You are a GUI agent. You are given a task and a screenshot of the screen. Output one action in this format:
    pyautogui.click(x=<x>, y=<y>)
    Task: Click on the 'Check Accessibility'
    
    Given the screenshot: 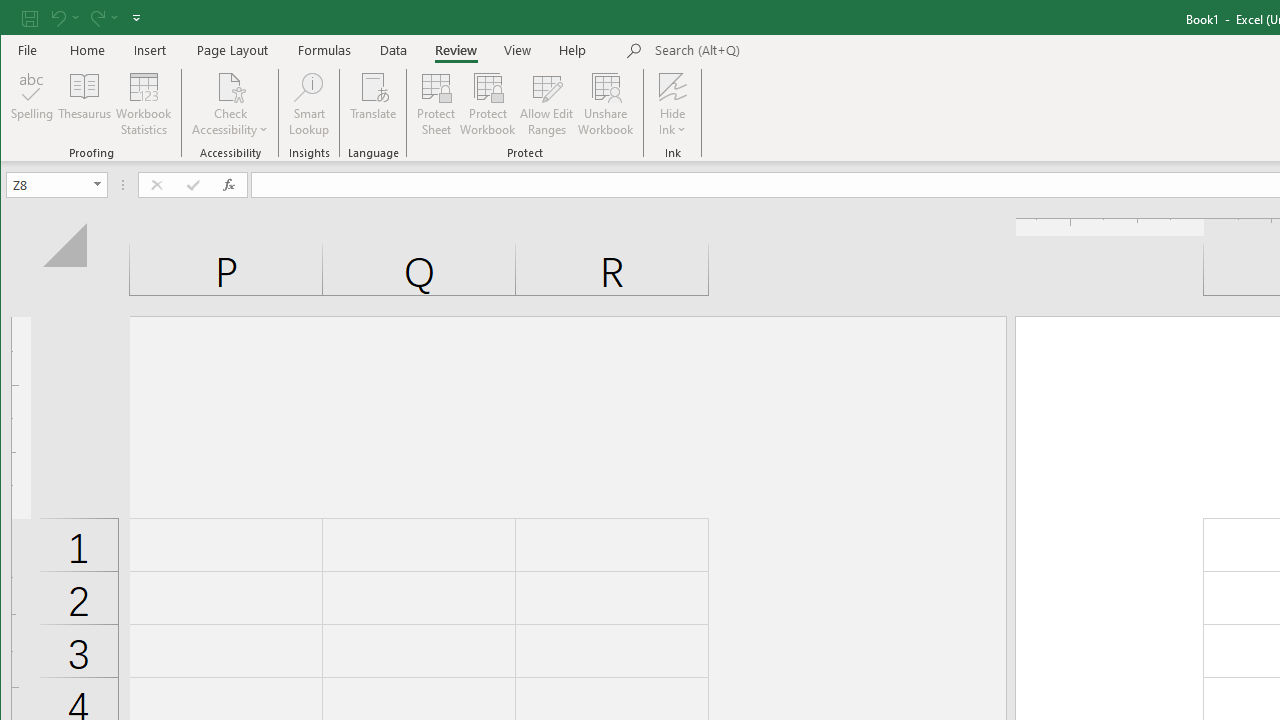 What is the action you would take?
    pyautogui.click(x=230, y=85)
    